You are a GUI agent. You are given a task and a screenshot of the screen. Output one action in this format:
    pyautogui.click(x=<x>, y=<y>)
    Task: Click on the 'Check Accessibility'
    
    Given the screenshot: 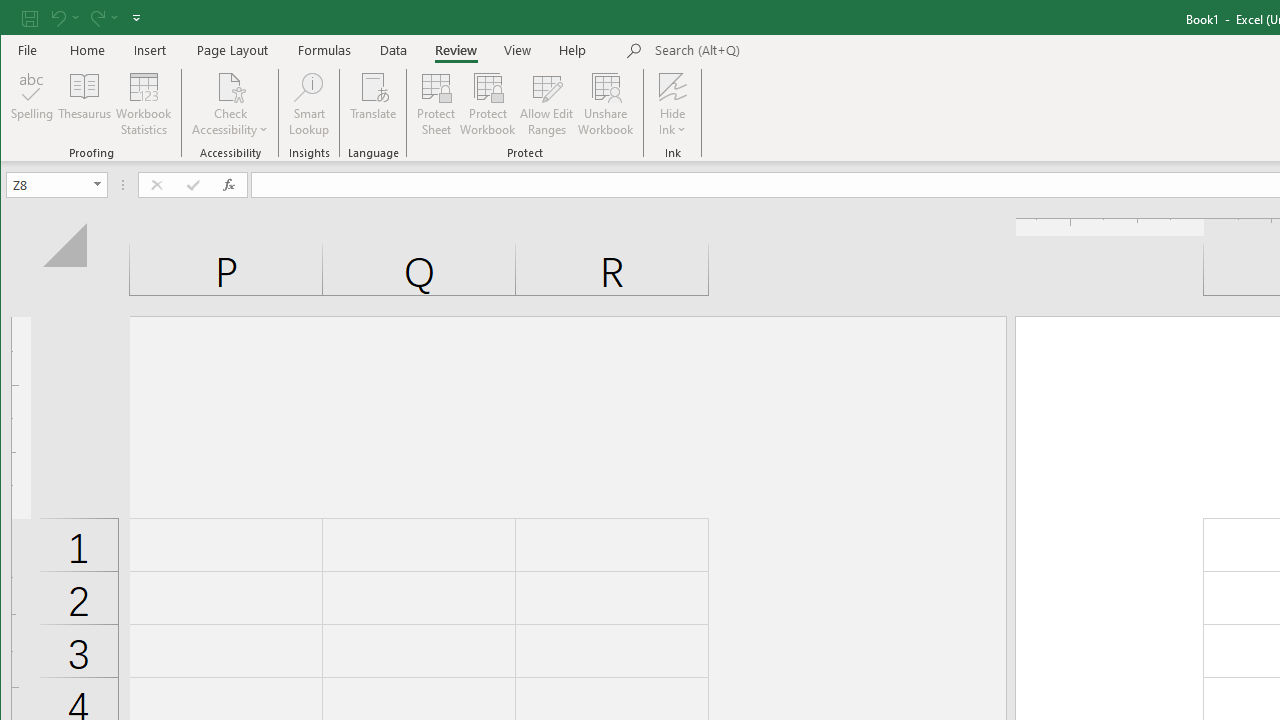 What is the action you would take?
    pyautogui.click(x=230, y=85)
    